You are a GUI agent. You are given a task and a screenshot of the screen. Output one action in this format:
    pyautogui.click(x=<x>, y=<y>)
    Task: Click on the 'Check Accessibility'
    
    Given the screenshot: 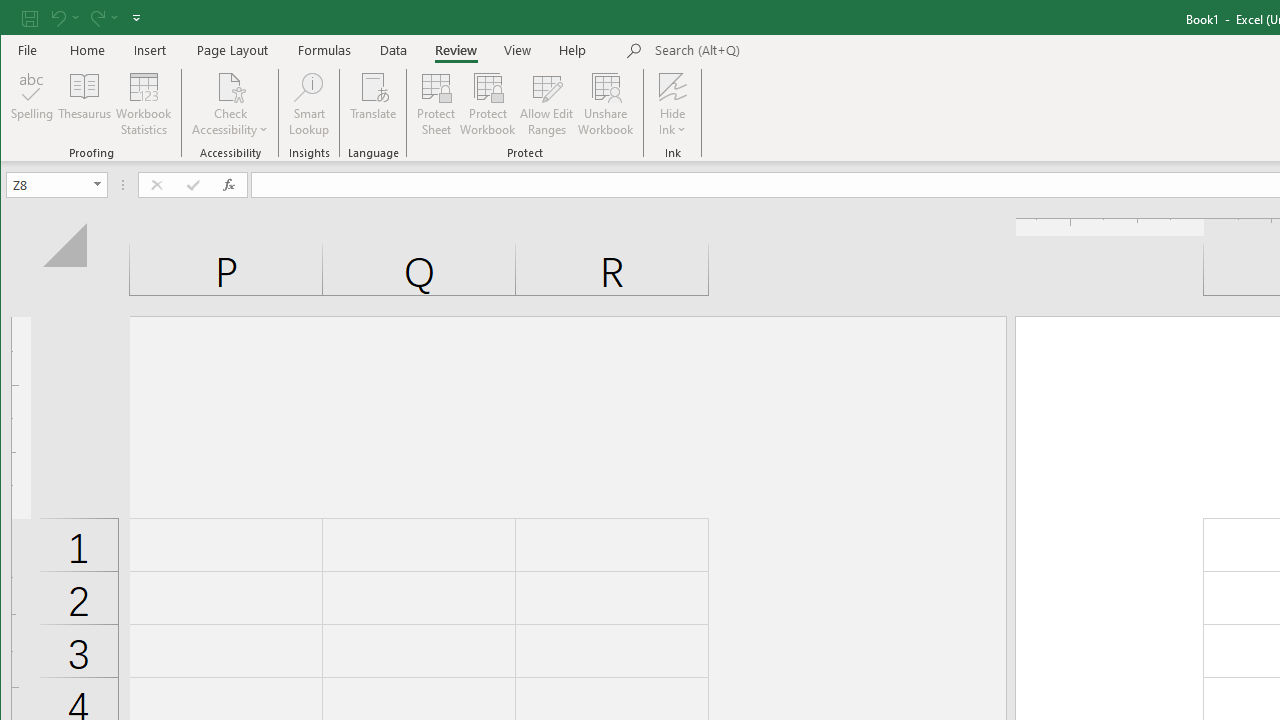 What is the action you would take?
    pyautogui.click(x=230, y=85)
    